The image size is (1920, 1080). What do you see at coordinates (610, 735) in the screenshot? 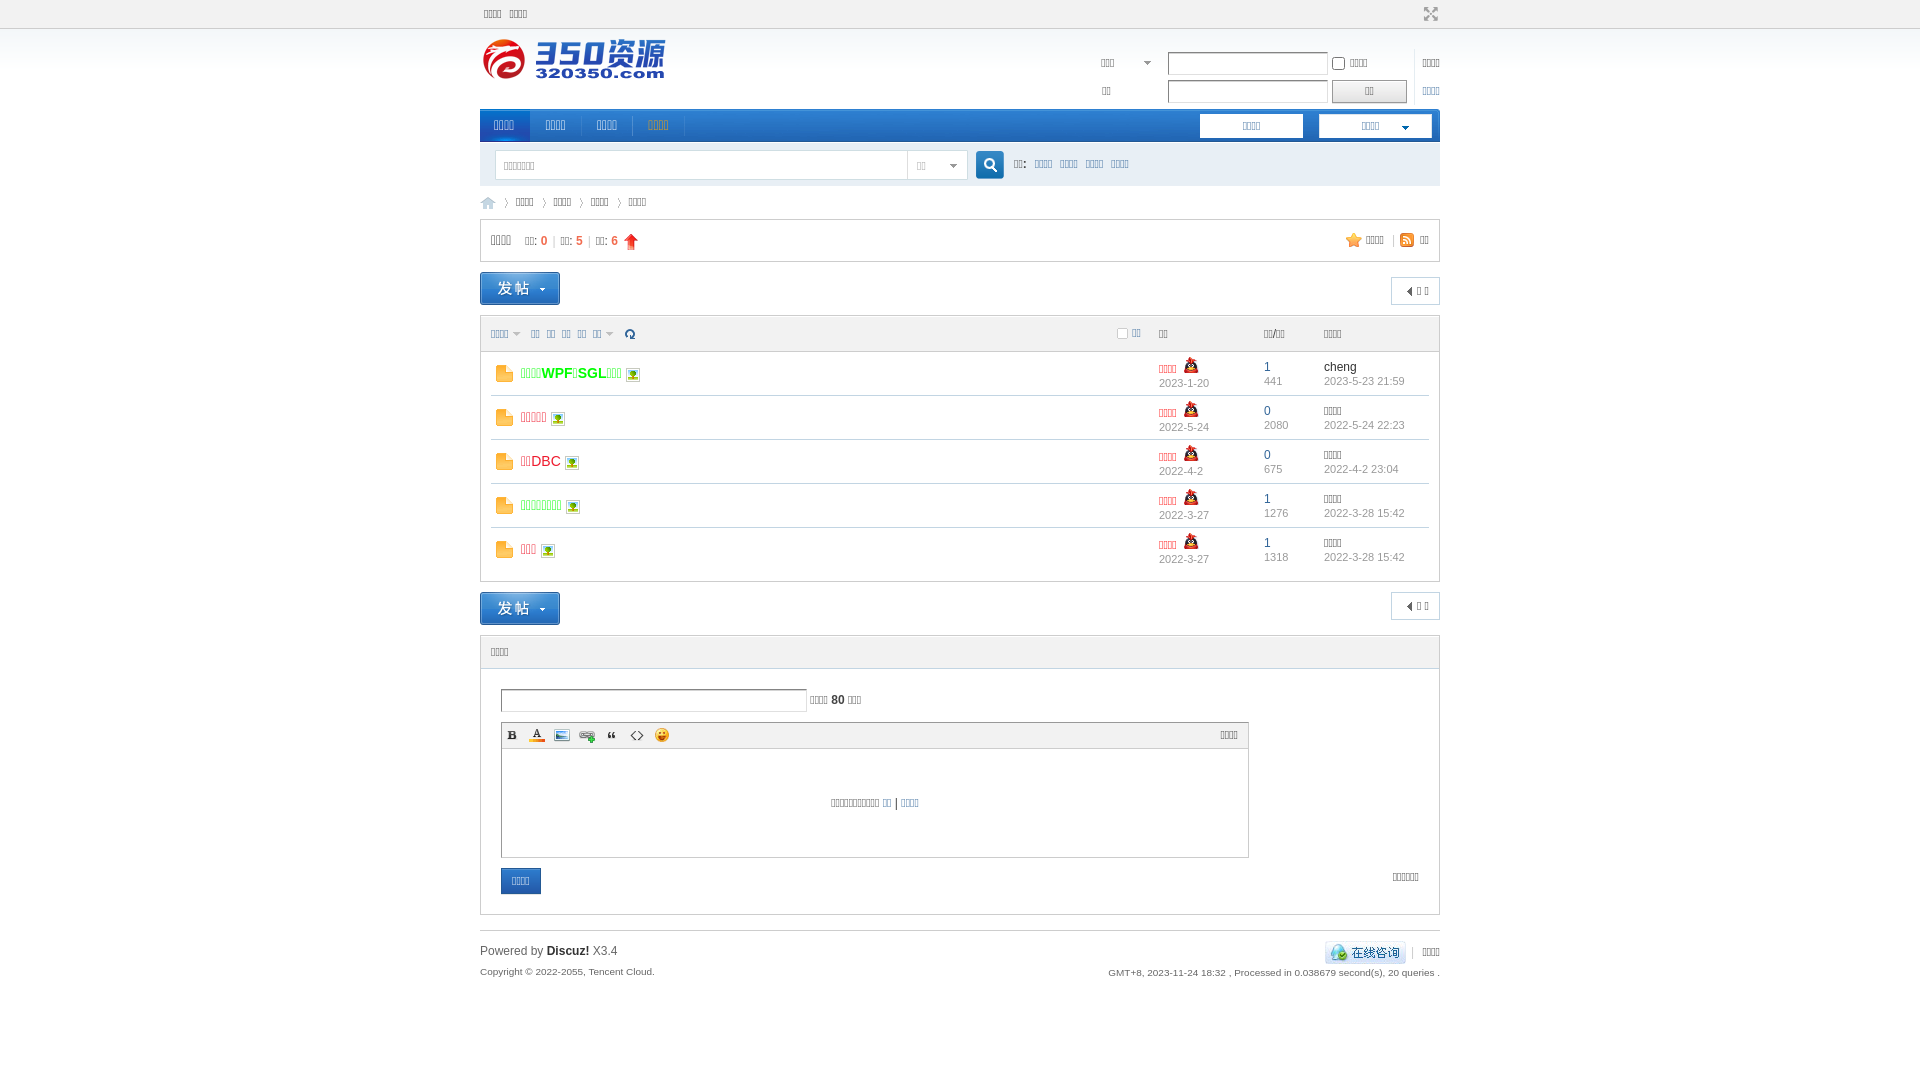
I see `'Quote'` at bounding box center [610, 735].